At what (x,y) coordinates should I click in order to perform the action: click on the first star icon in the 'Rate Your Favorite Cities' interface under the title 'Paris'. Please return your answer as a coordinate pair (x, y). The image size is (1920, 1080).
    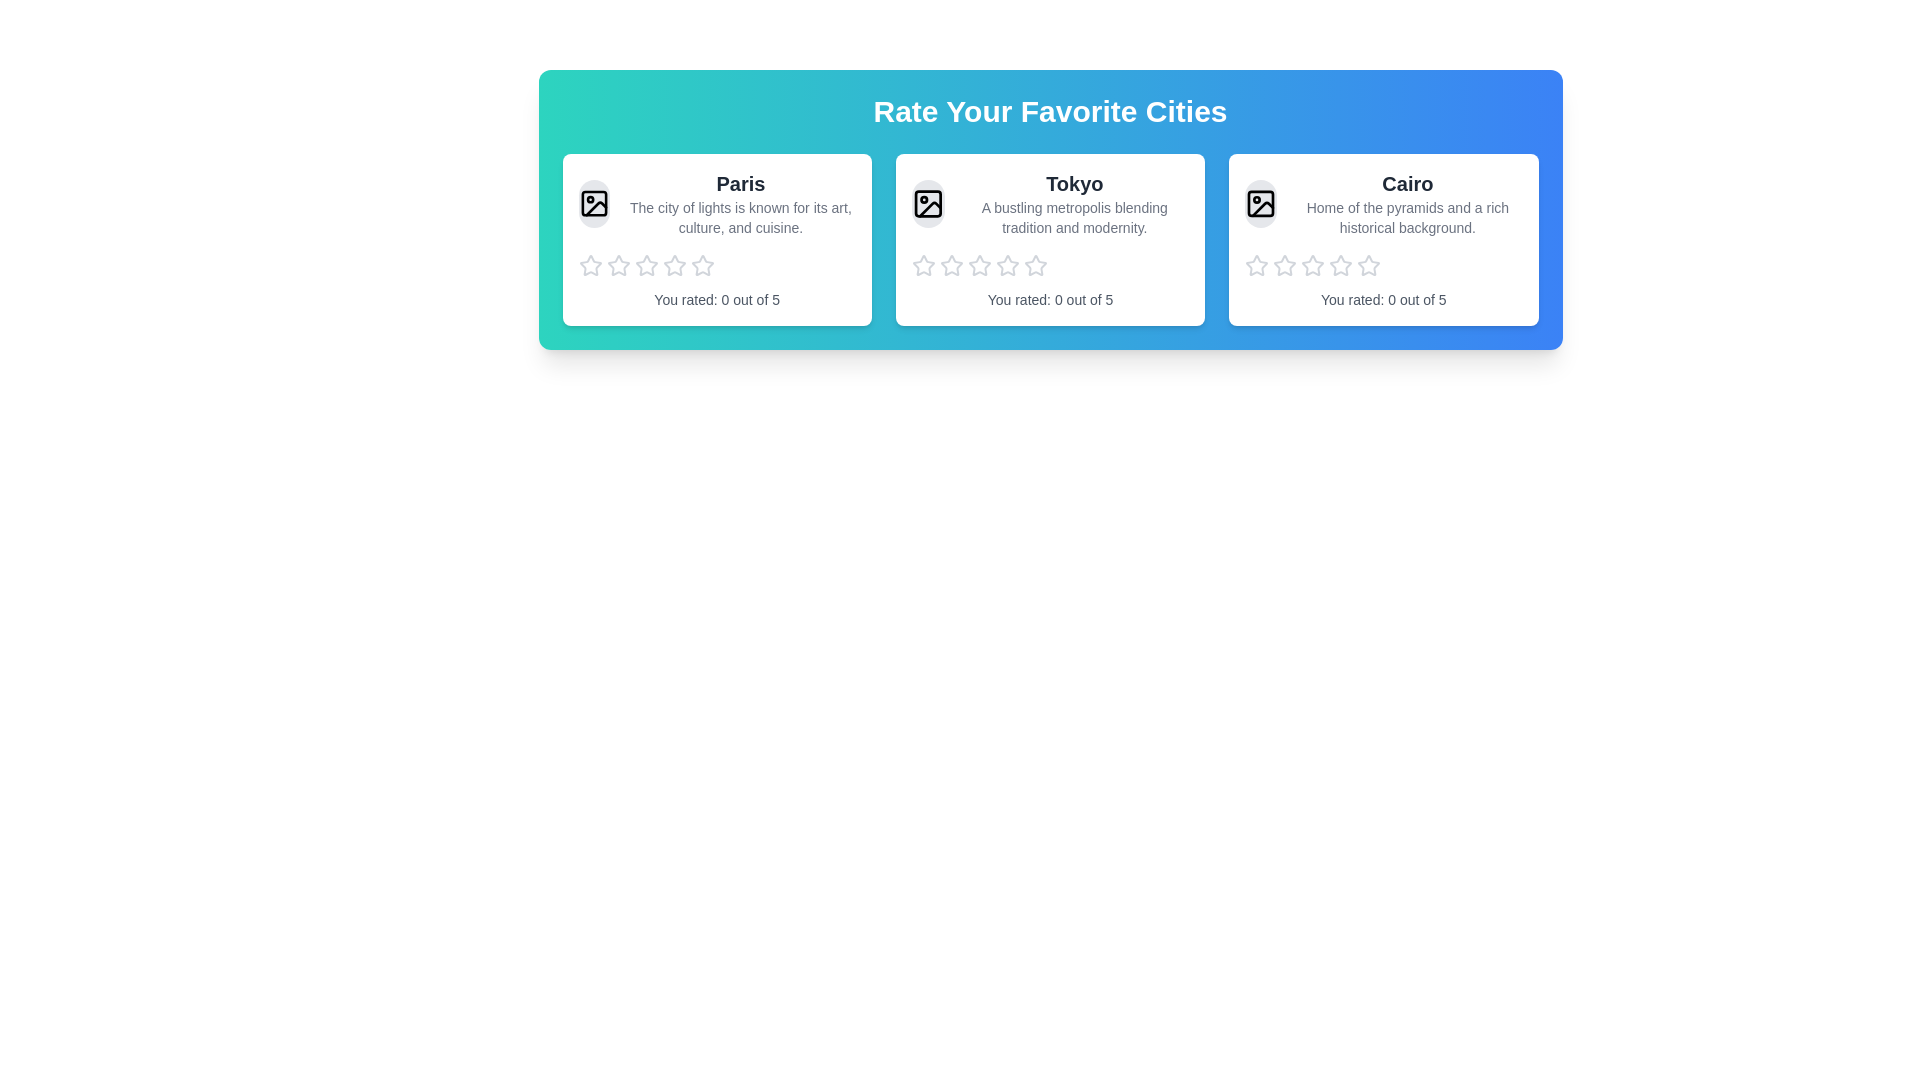
    Looking at the image, I should click on (589, 265).